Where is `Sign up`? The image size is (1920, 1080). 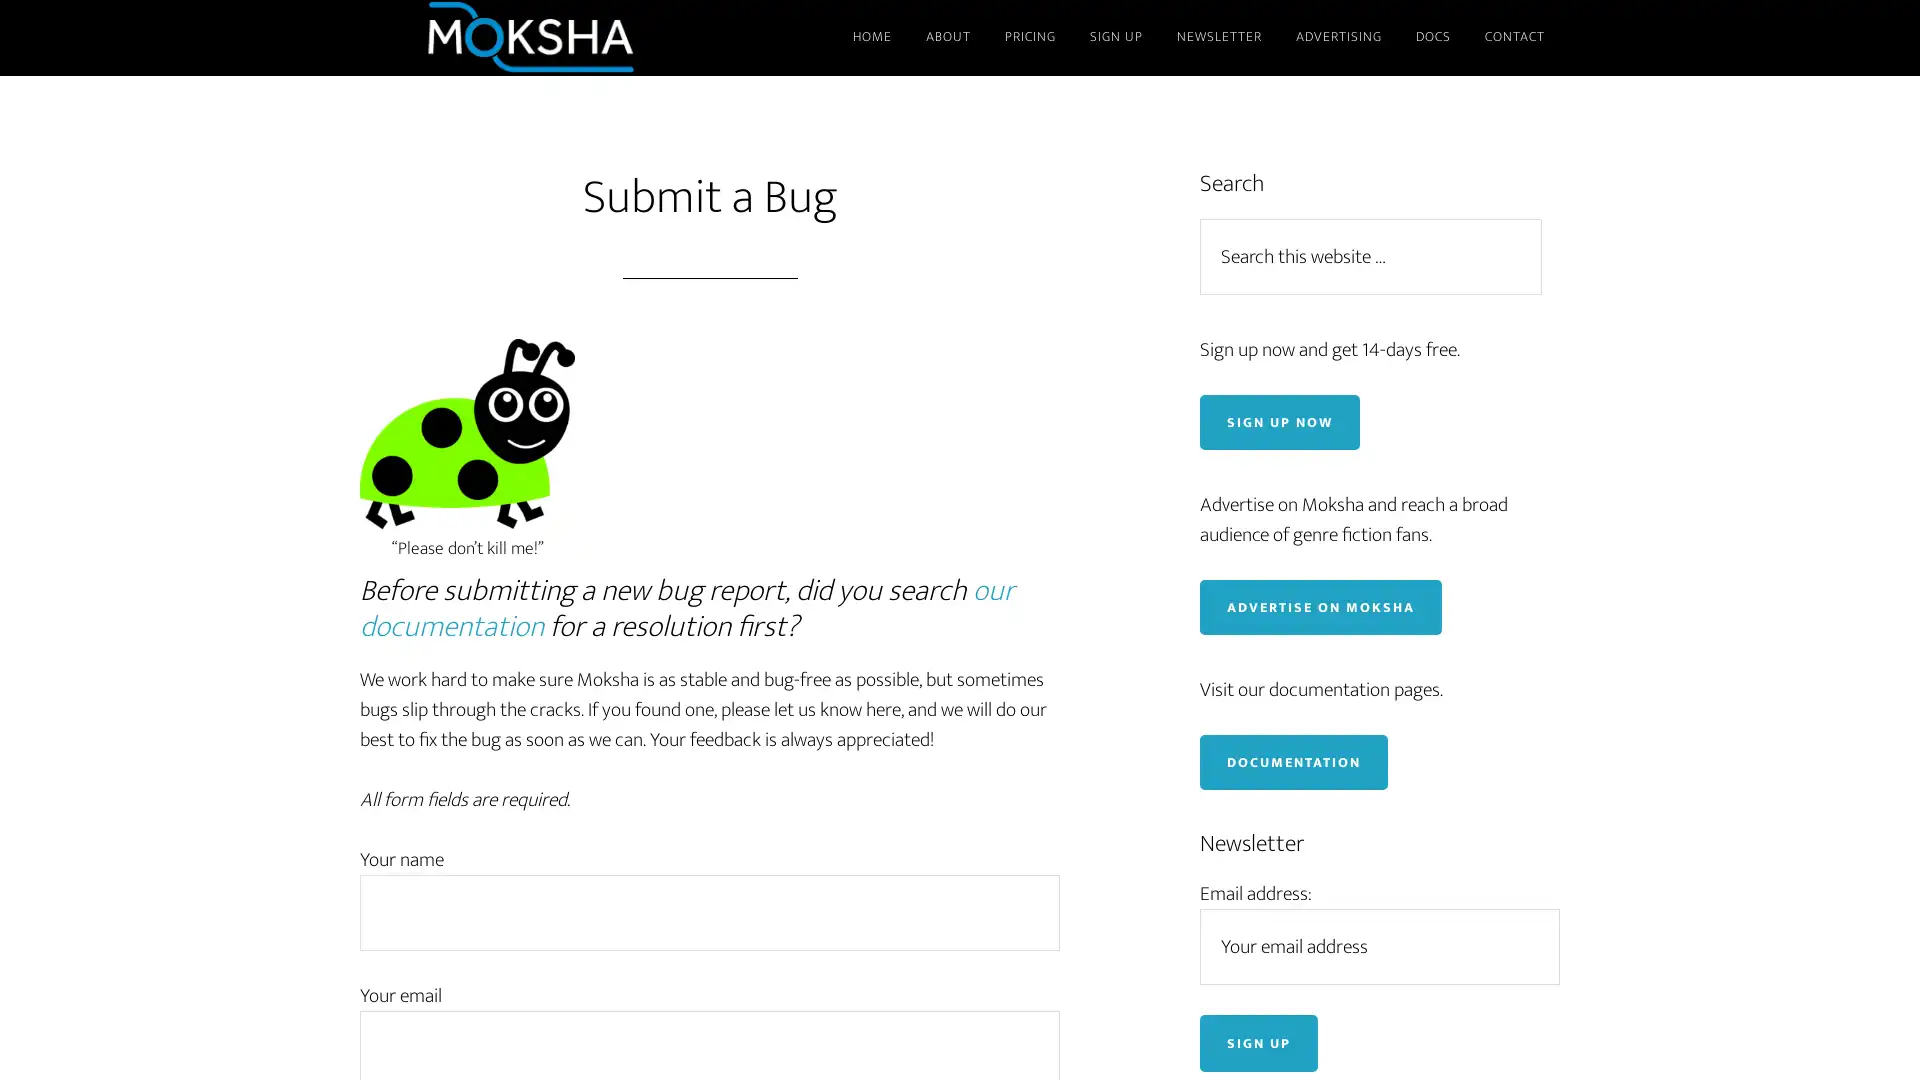
Sign up is located at coordinates (1257, 1041).